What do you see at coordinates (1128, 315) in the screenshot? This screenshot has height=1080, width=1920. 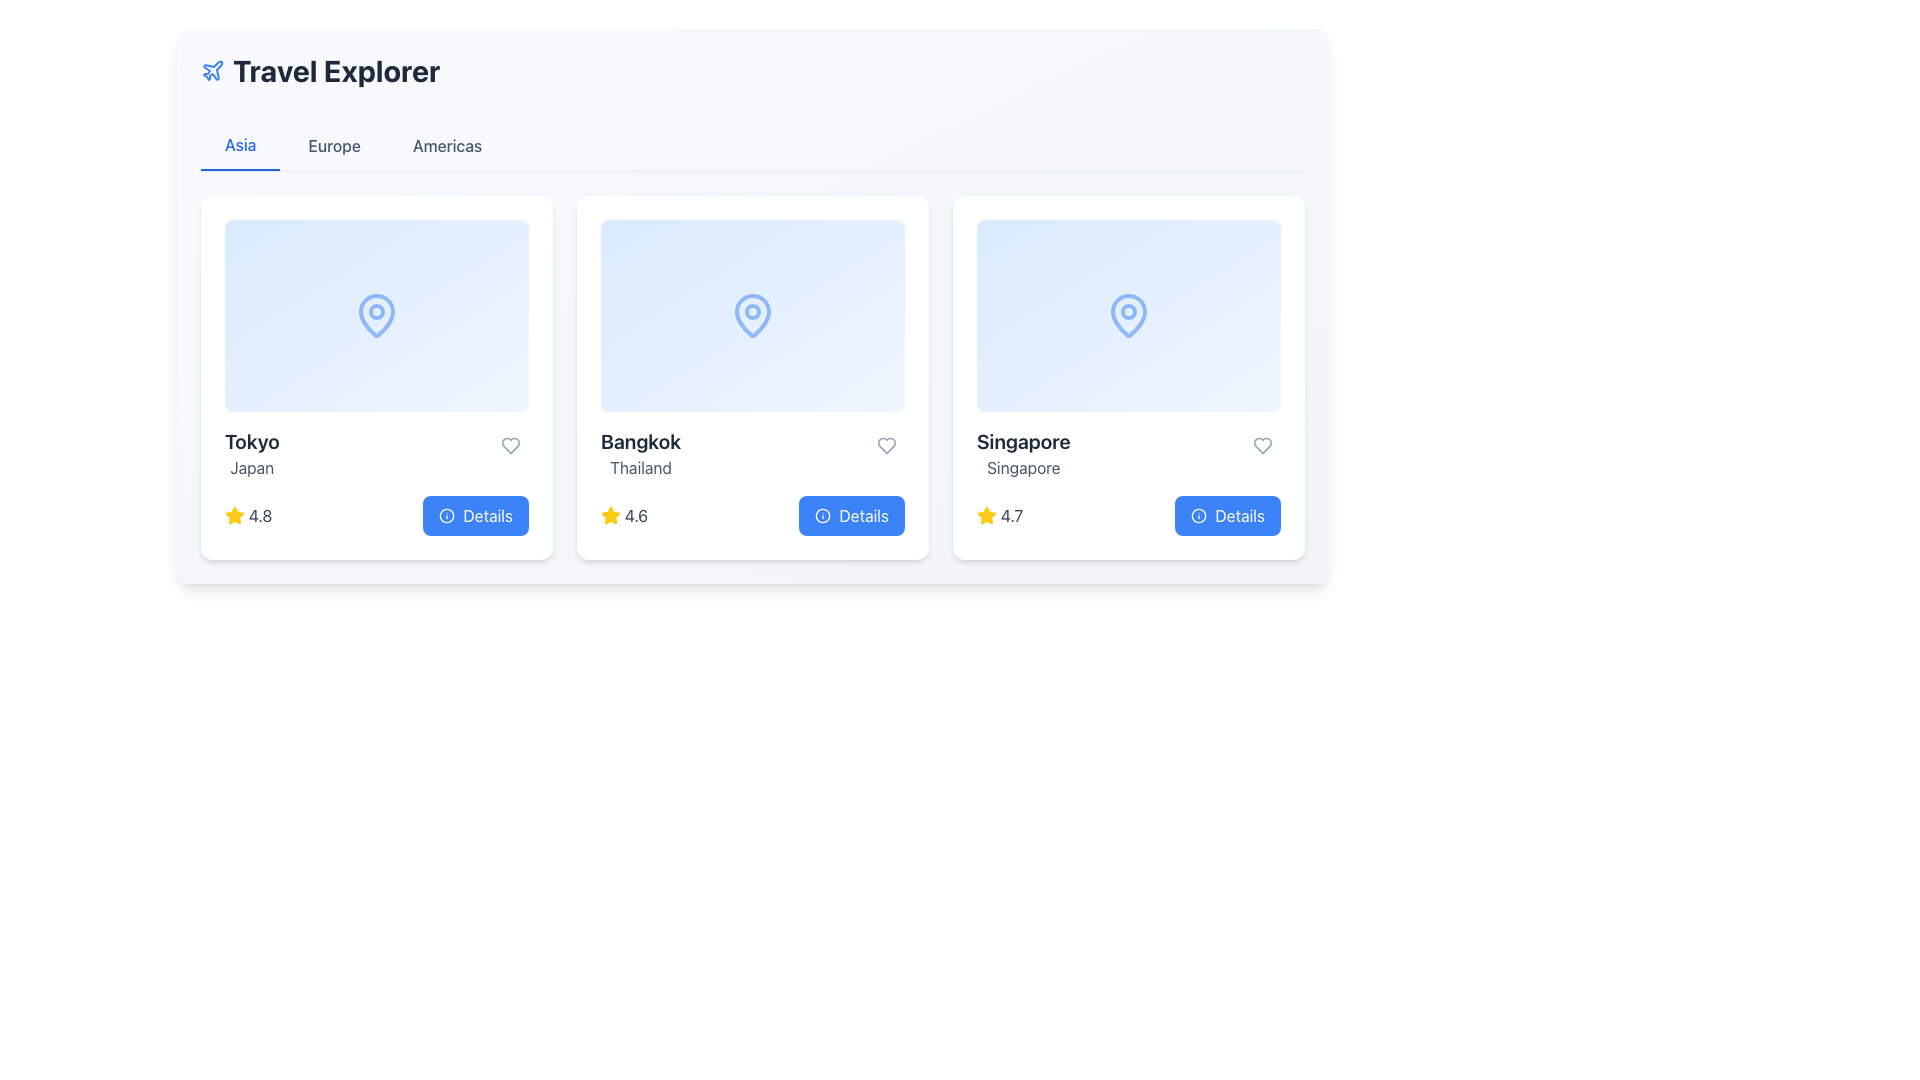 I see `the blue map pin icon with a circular design and hollow center, located within the image area of the Singapore card in the horizontal list layout` at bounding box center [1128, 315].